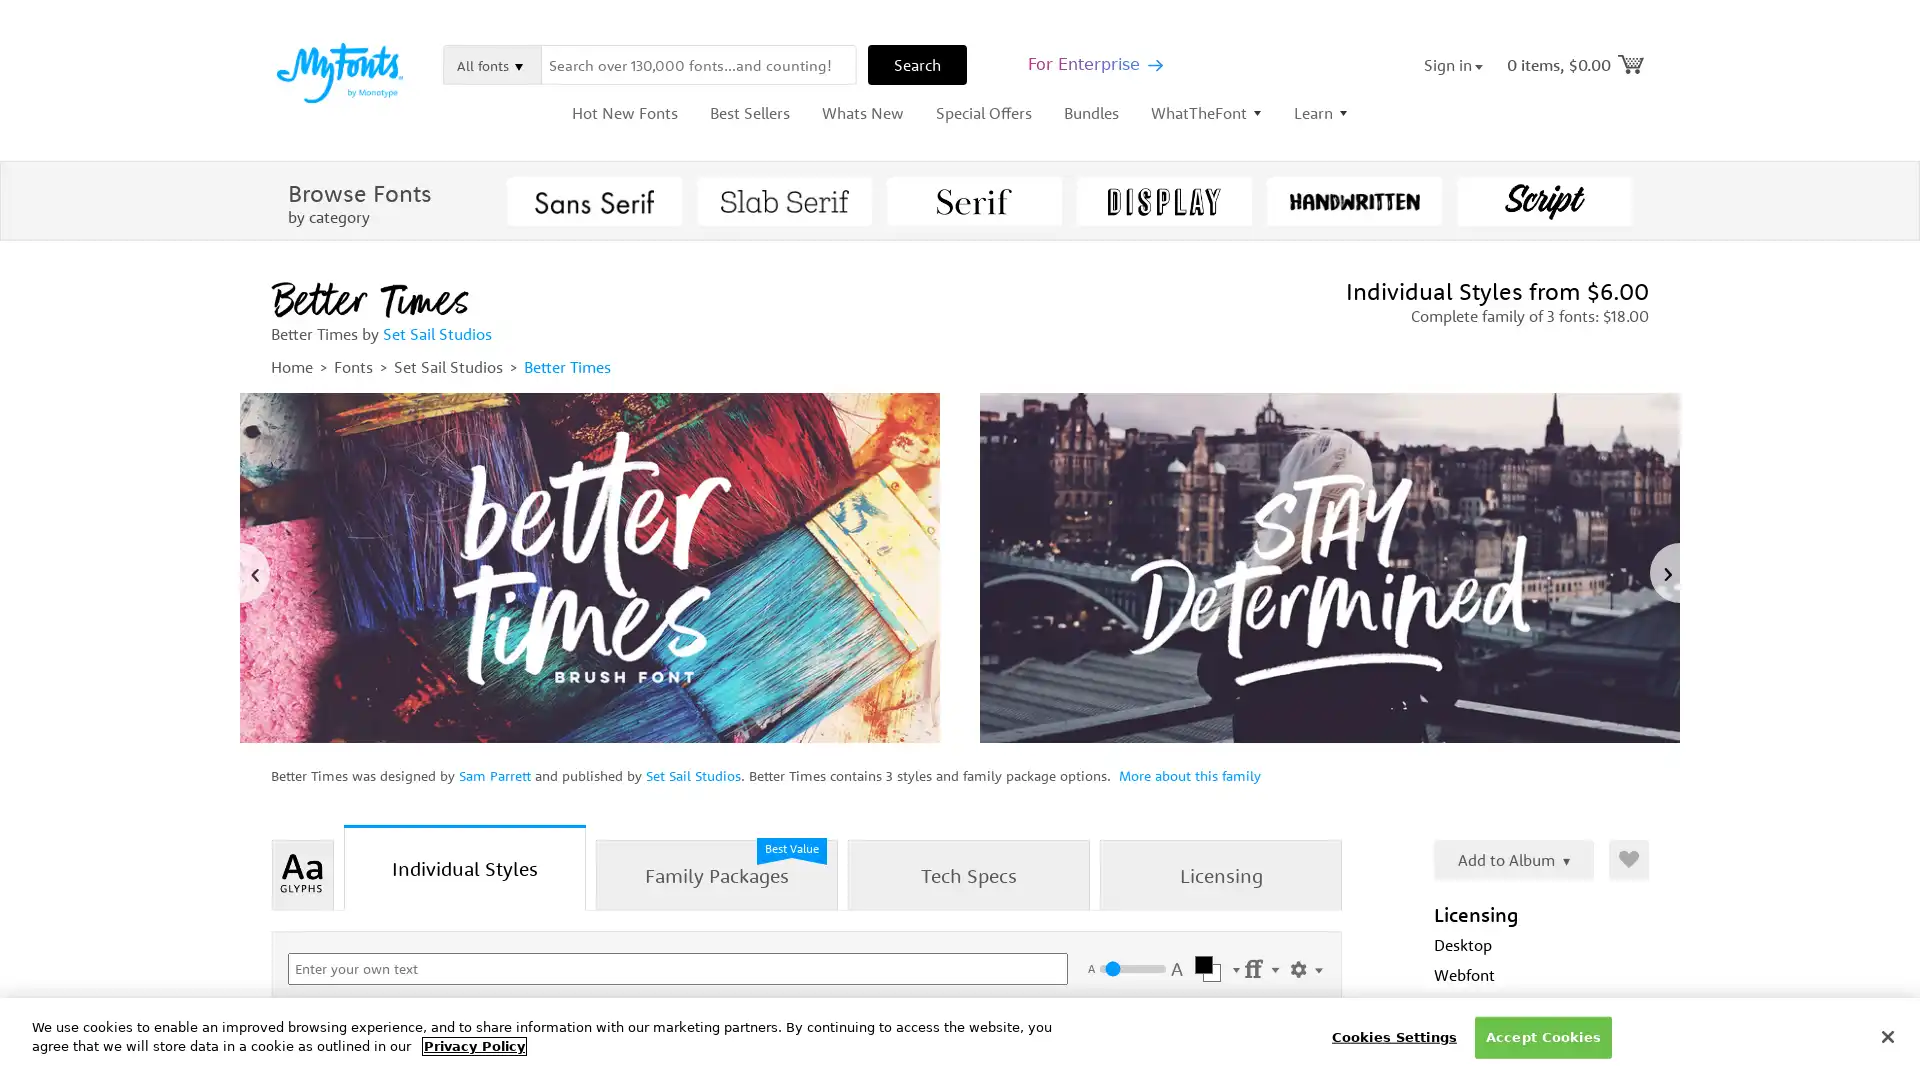 The height and width of the screenshot is (1080, 1920). What do you see at coordinates (1886, 1035) in the screenshot?
I see `Close` at bounding box center [1886, 1035].